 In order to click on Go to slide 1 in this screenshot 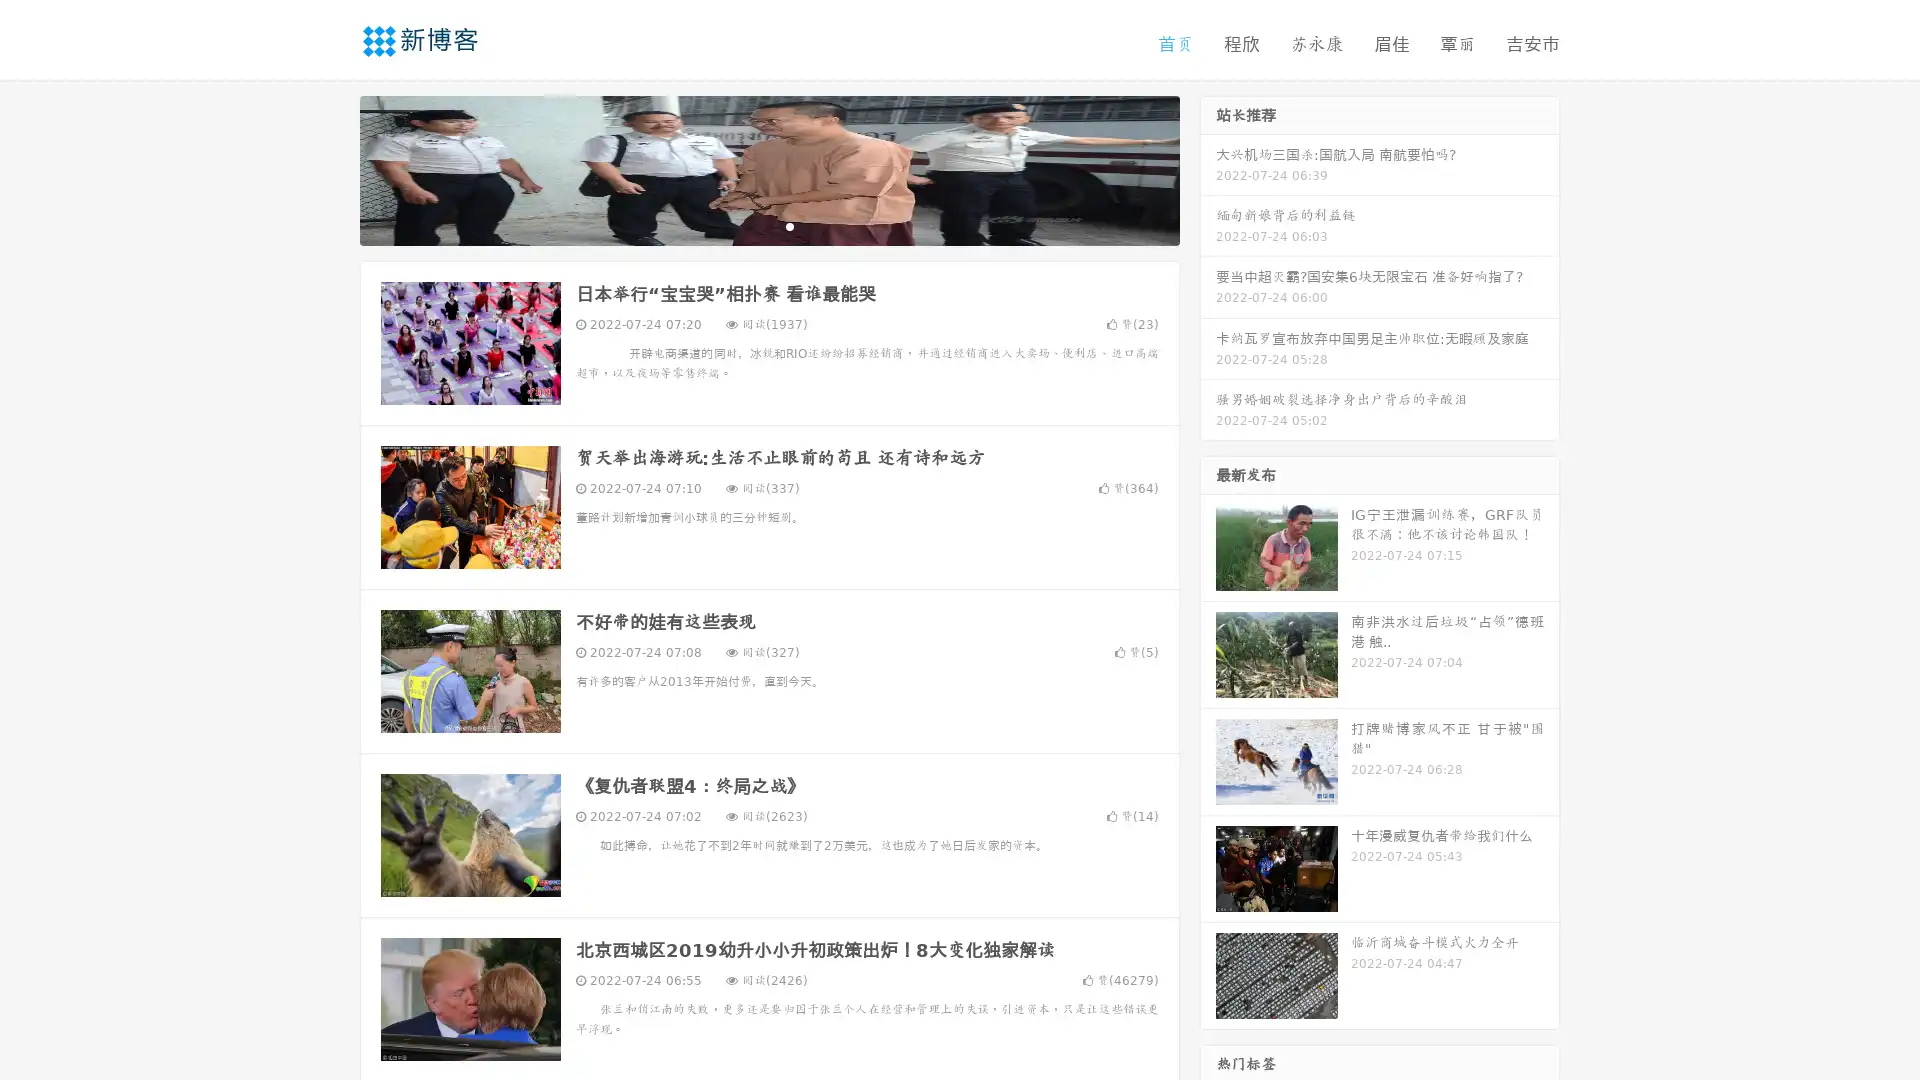, I will do `click(748, 225)`.